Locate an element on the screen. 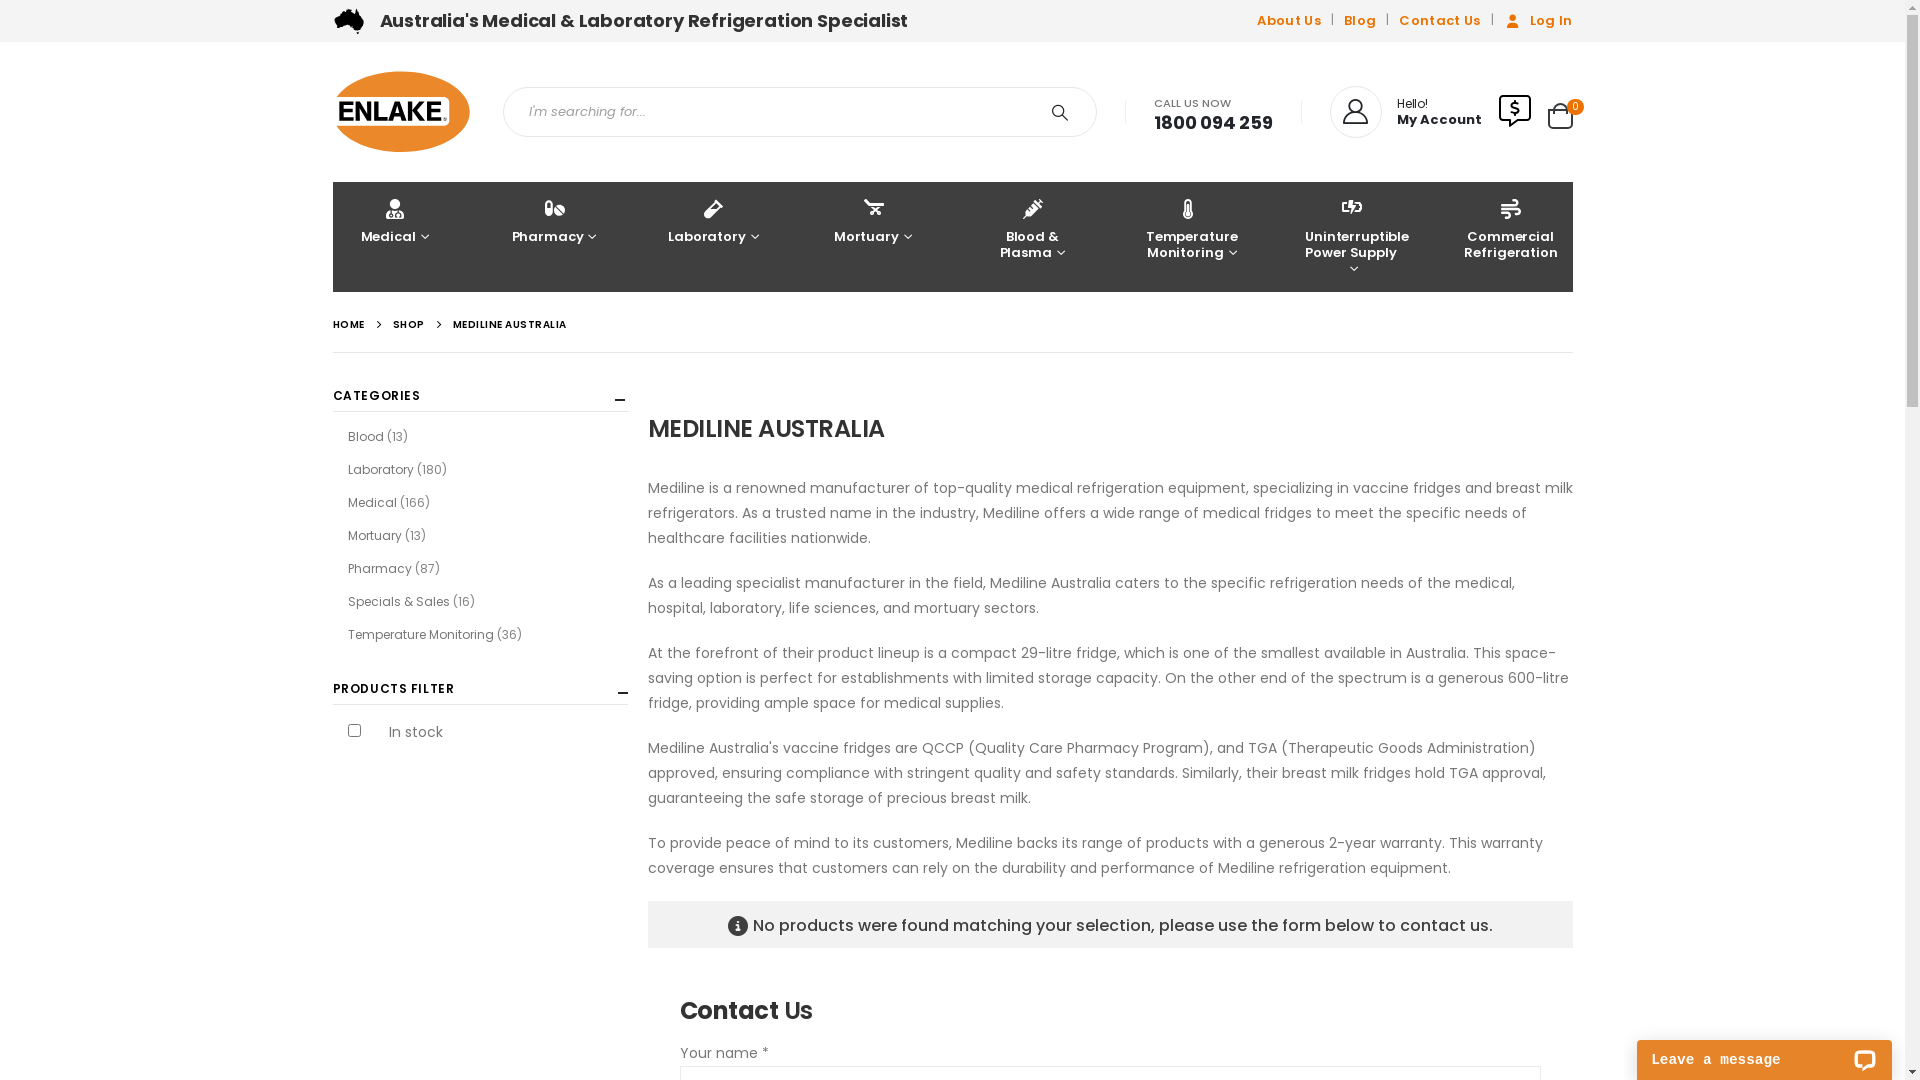 This screenshot has height=1080, width=1920. 'Blood & Plasma' is located at coordinates (1032, 235).